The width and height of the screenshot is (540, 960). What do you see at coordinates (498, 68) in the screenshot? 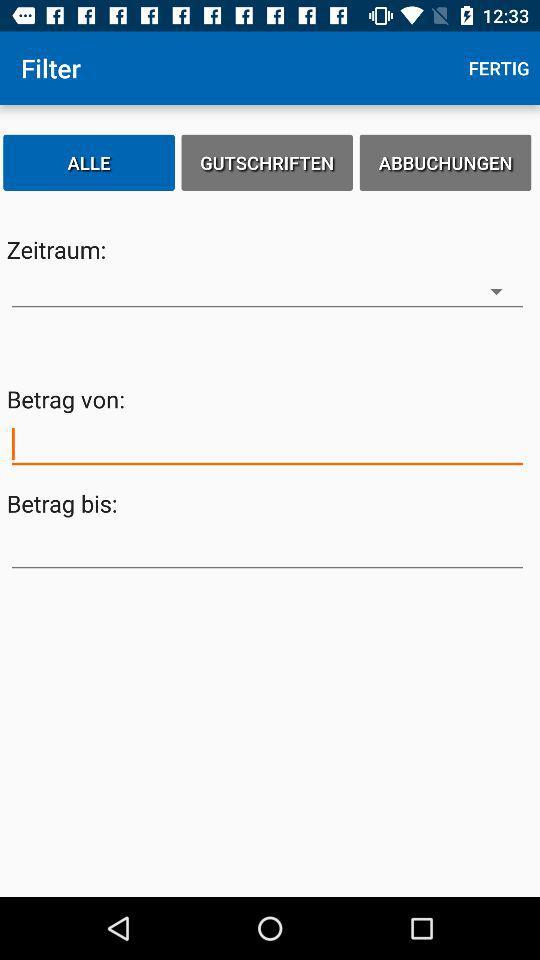
I see `icon above the abbuchungen item` at bounding box center [498, 68].